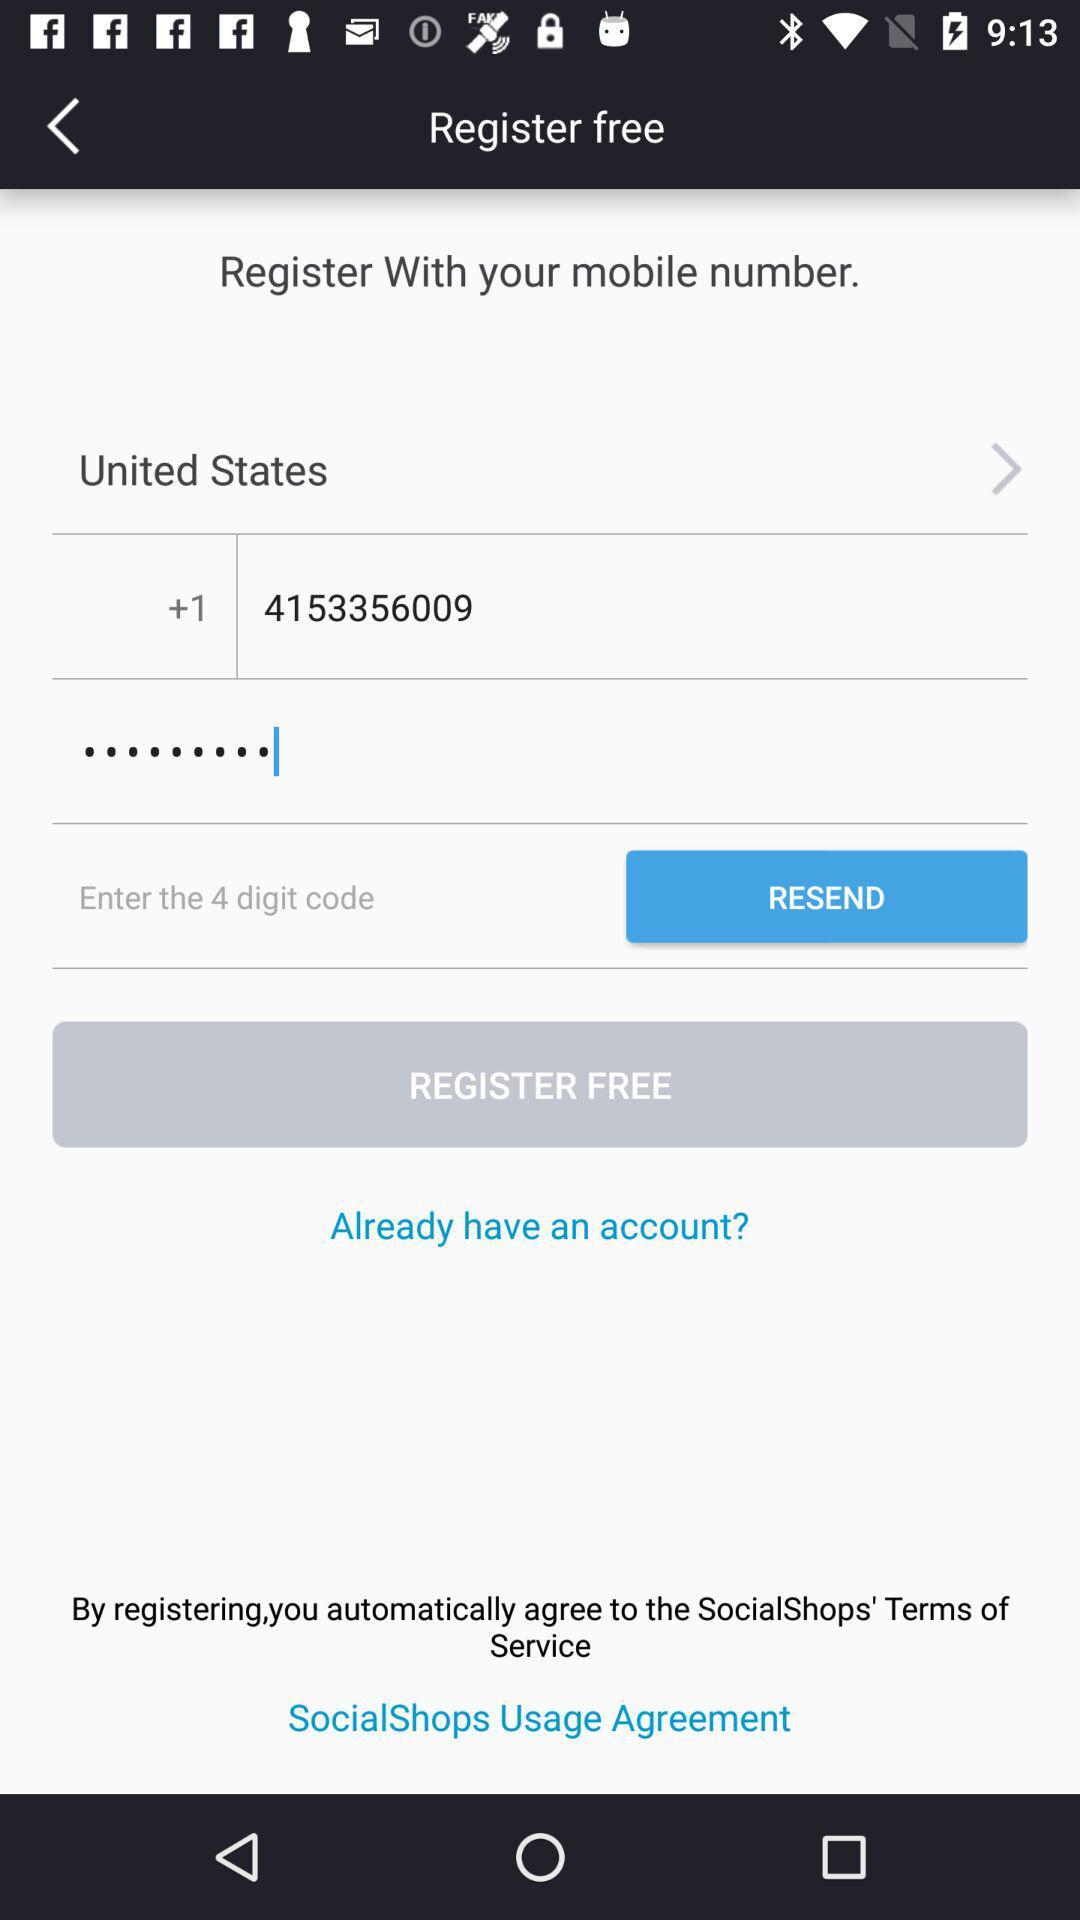 The image size is (1080, 1920). What do you see at coordinates (338, 895) in the screenshot?
I see `item on the left` at bounding box center [338, 895].